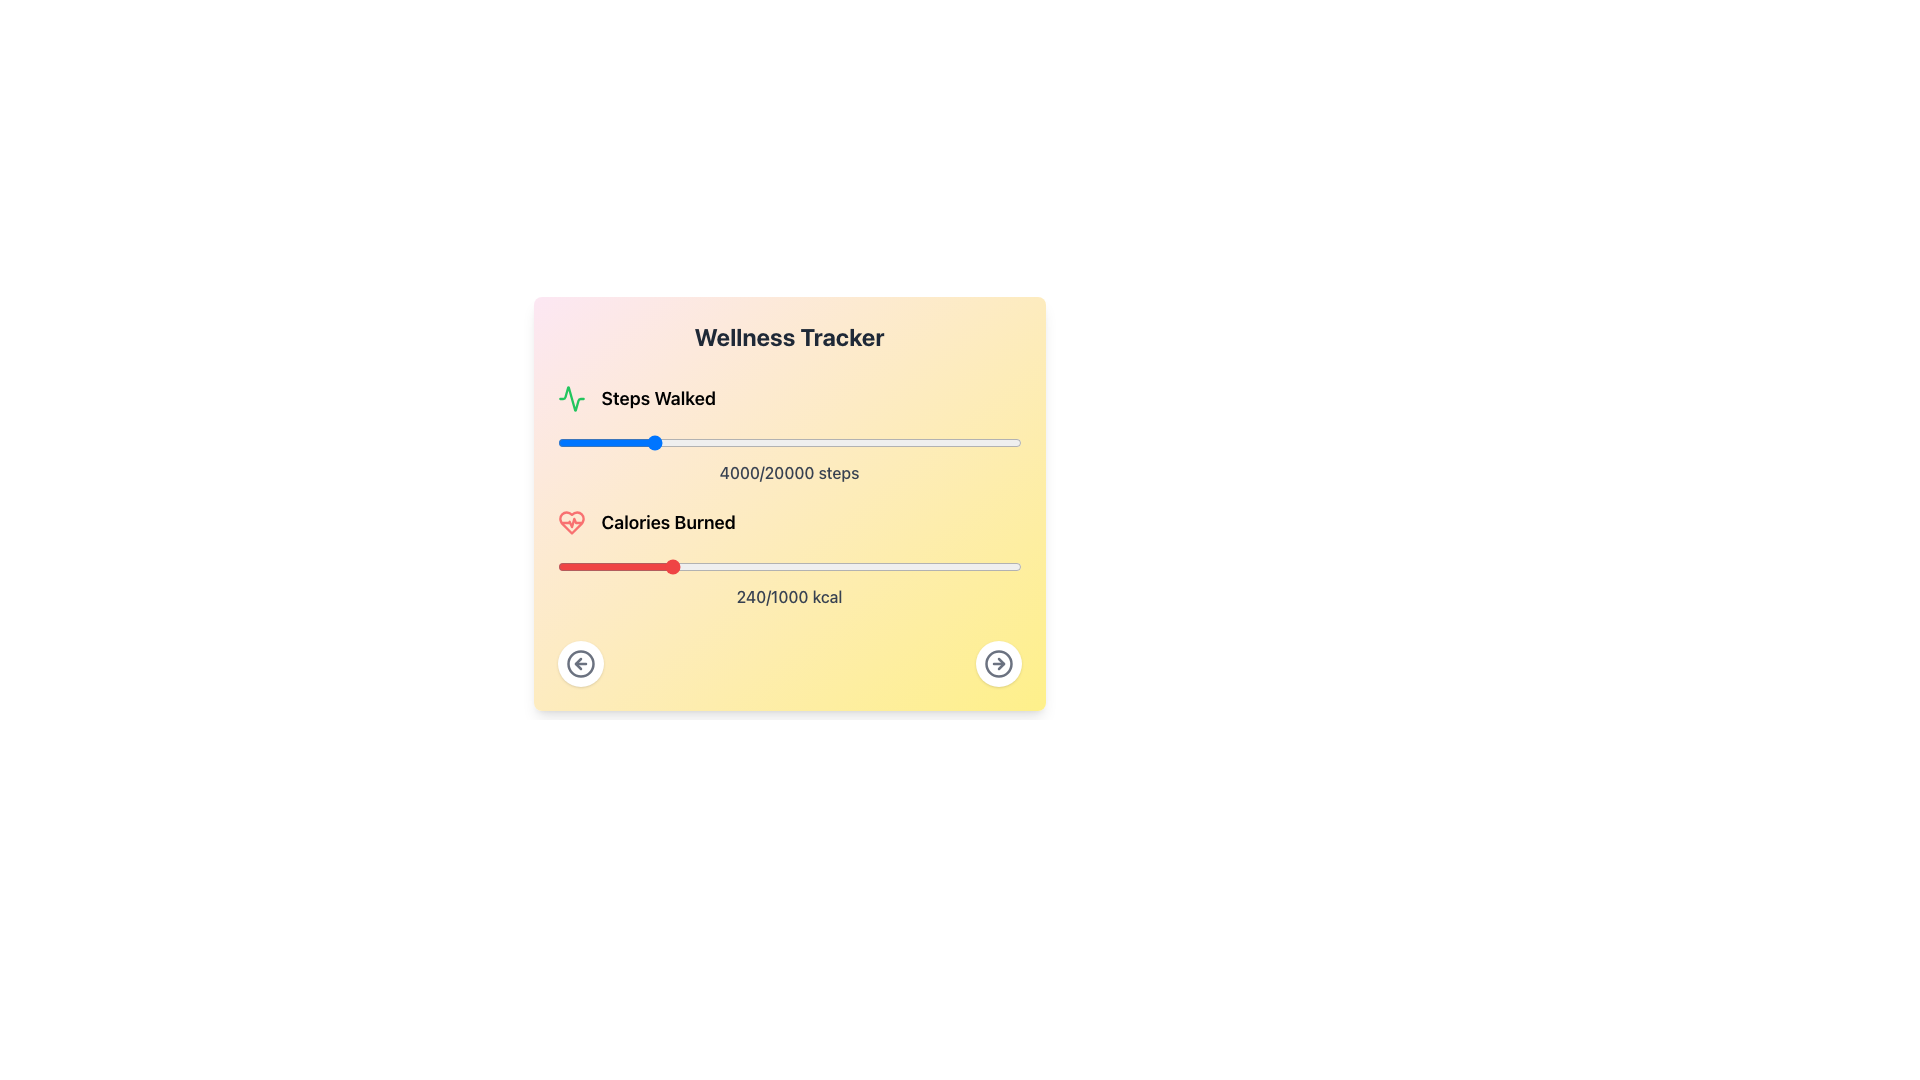 This screenshot has height=1080, width=1920. What do you see at coordinates (570, 522) in the screenshot?
I see `the heart-shaped icon with a central pulse line, styled in red, located on the 'Wellness Tracker' card interface, in front of the 'Calories Burned' label` at bounding box center [570, 522].